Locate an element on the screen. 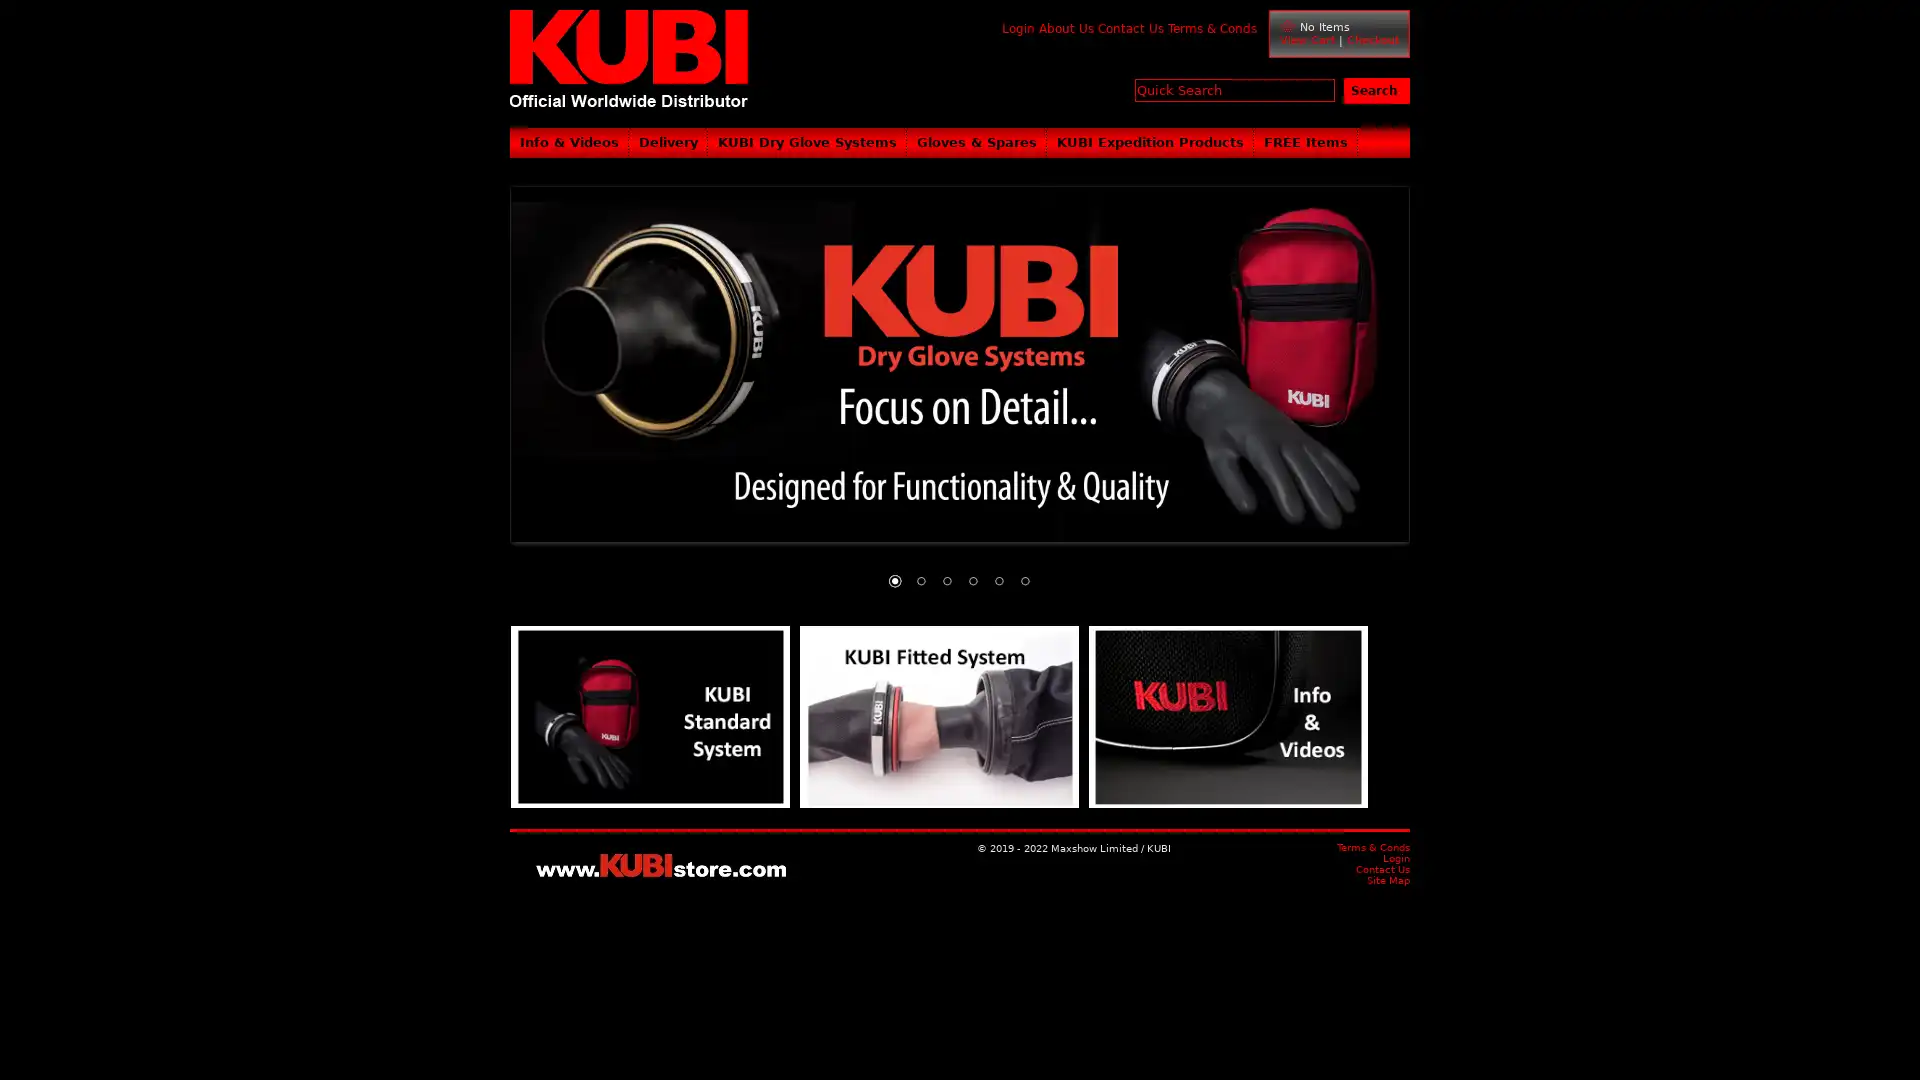 The height and width of the screenshot is (1080, 1920). Search is located at coordinates (1373, 91).